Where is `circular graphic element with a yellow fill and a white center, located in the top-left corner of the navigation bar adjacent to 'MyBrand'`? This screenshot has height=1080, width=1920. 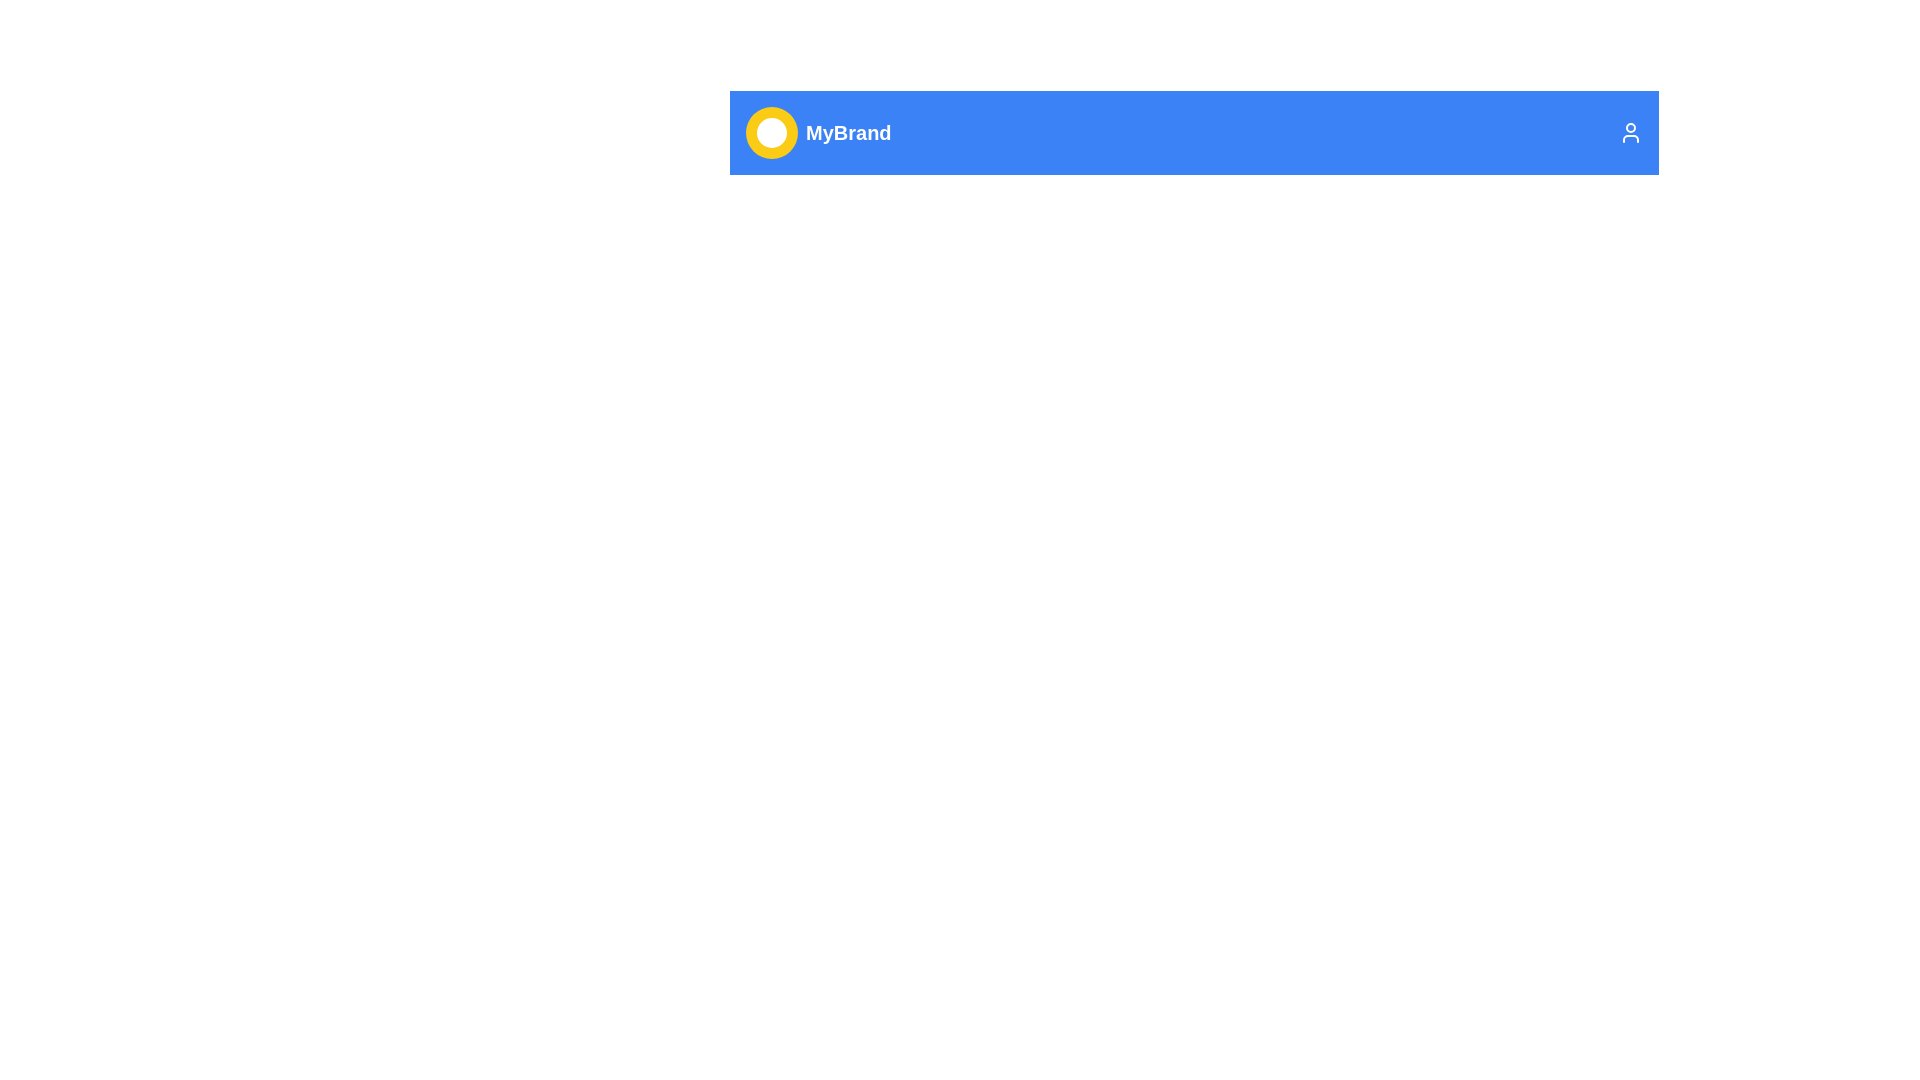 circular graphic element with a yellow fill and a white center, located in the top-left corner of the navigation bar adjacent to 'MyBrand' is located at coordinates (771, 132).